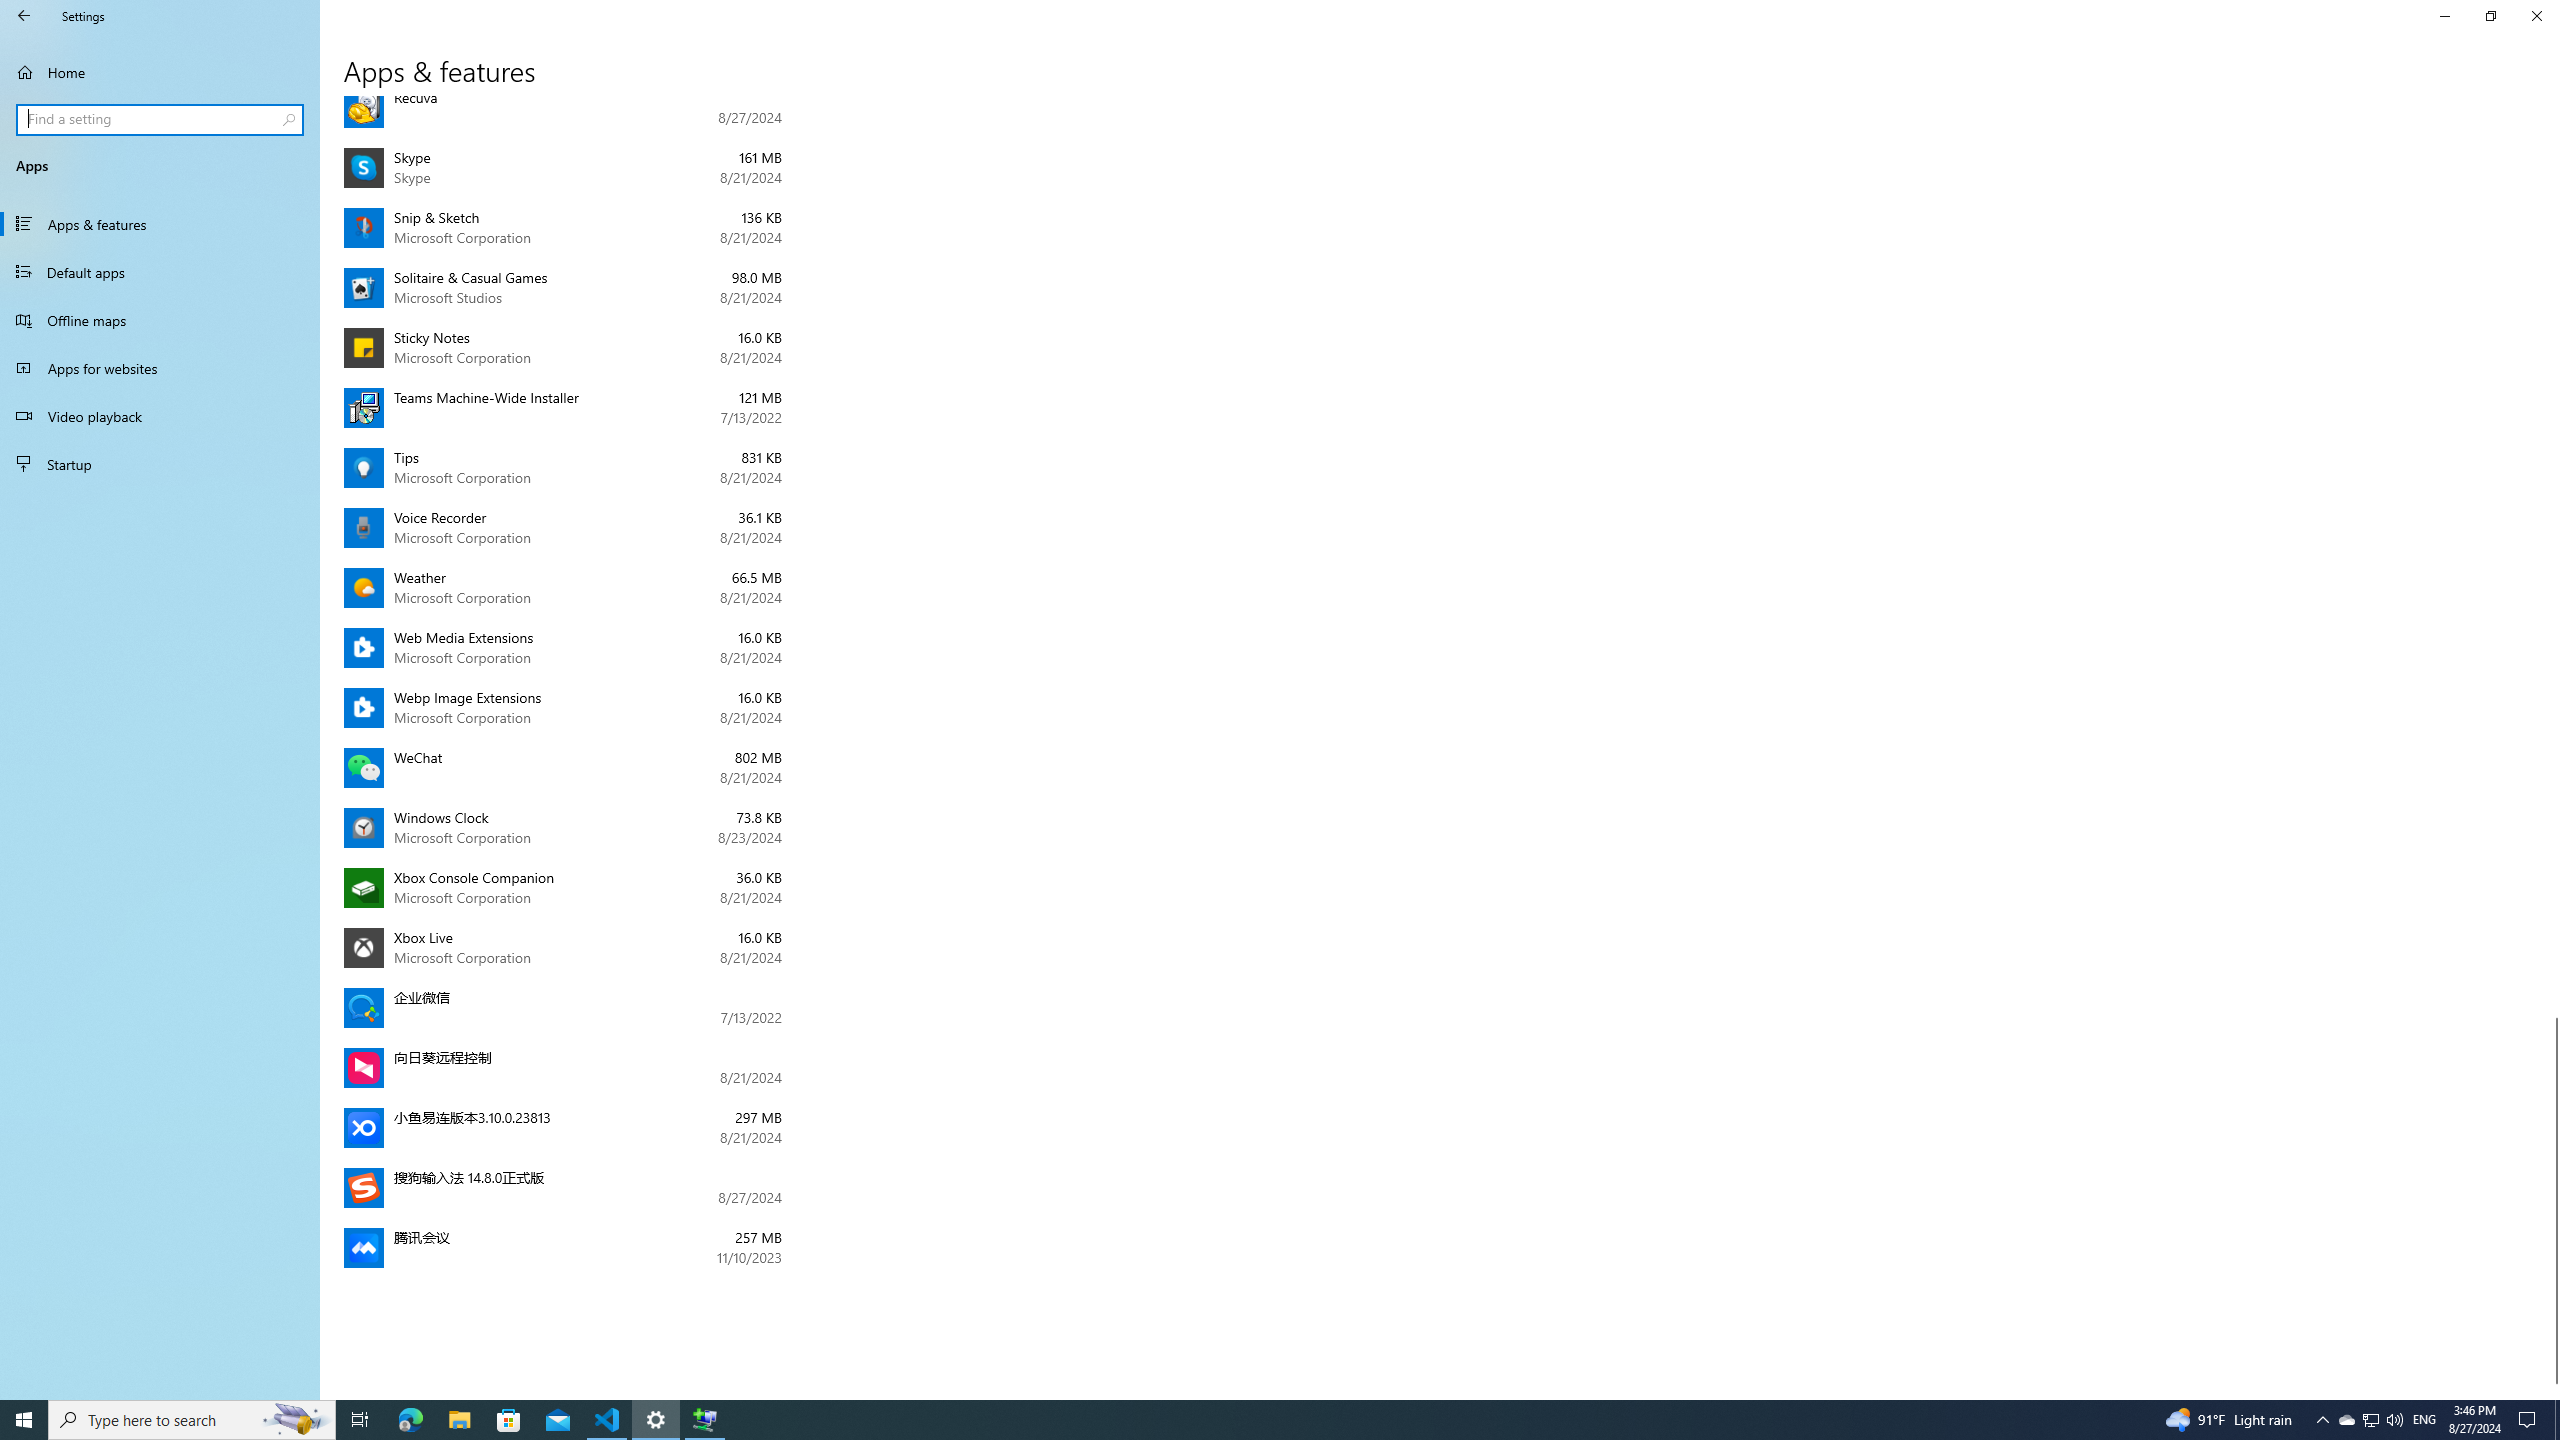 The height and width of the screenshot is (1440, 2560). Describe the element at coordinates (159, 367) in the screenshot. I see `'Apps for websites'` at that location.